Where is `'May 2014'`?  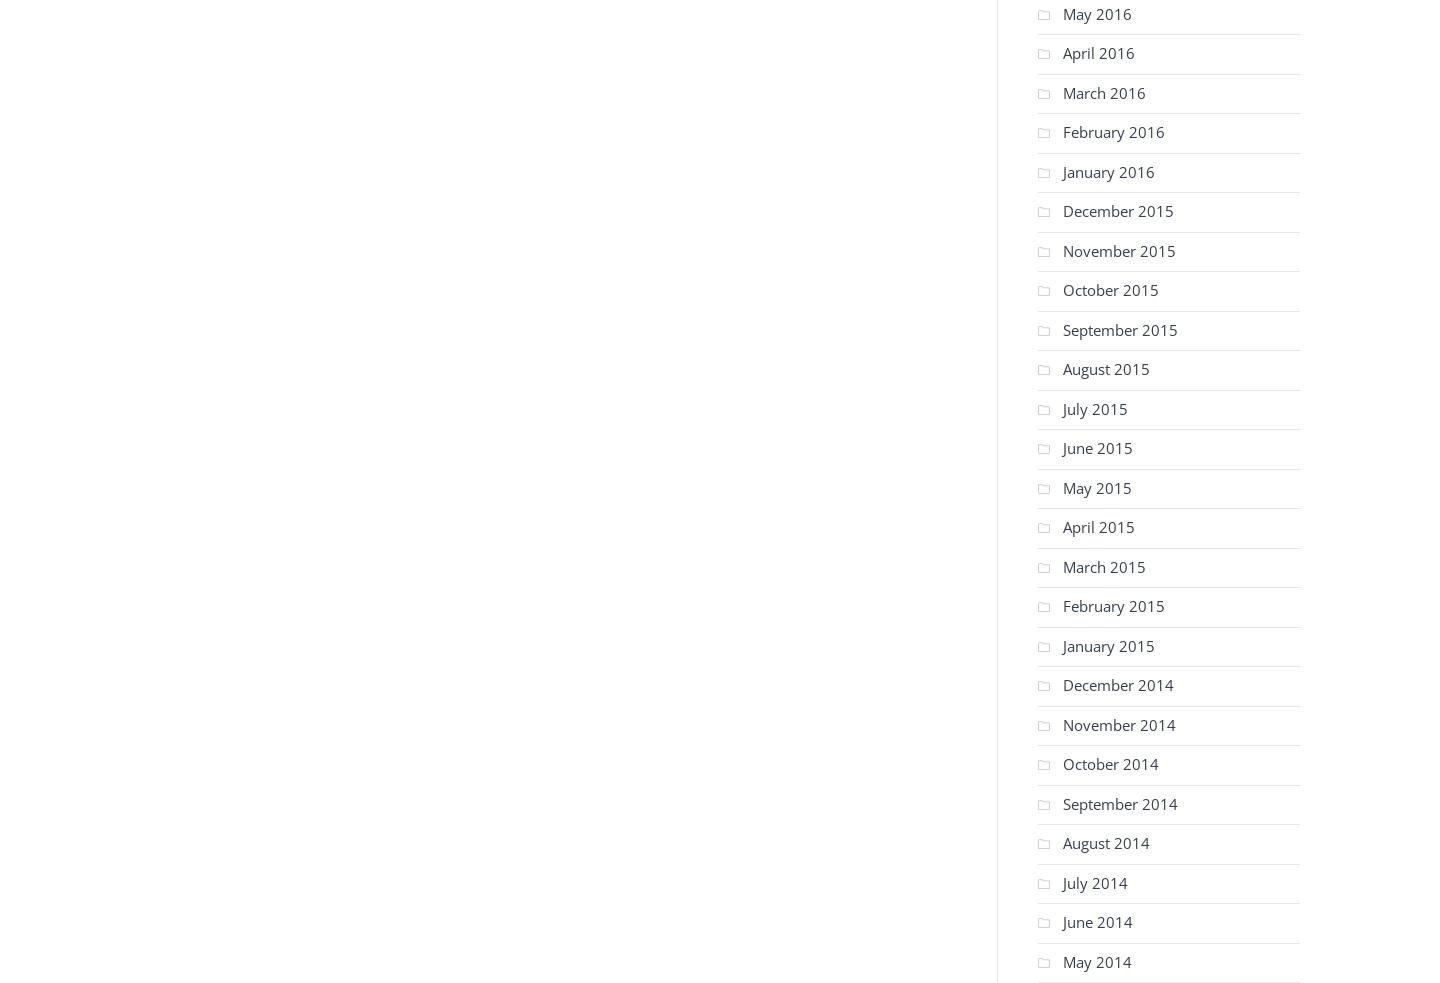 'May 2014' is located at coordinates (1063, 960).